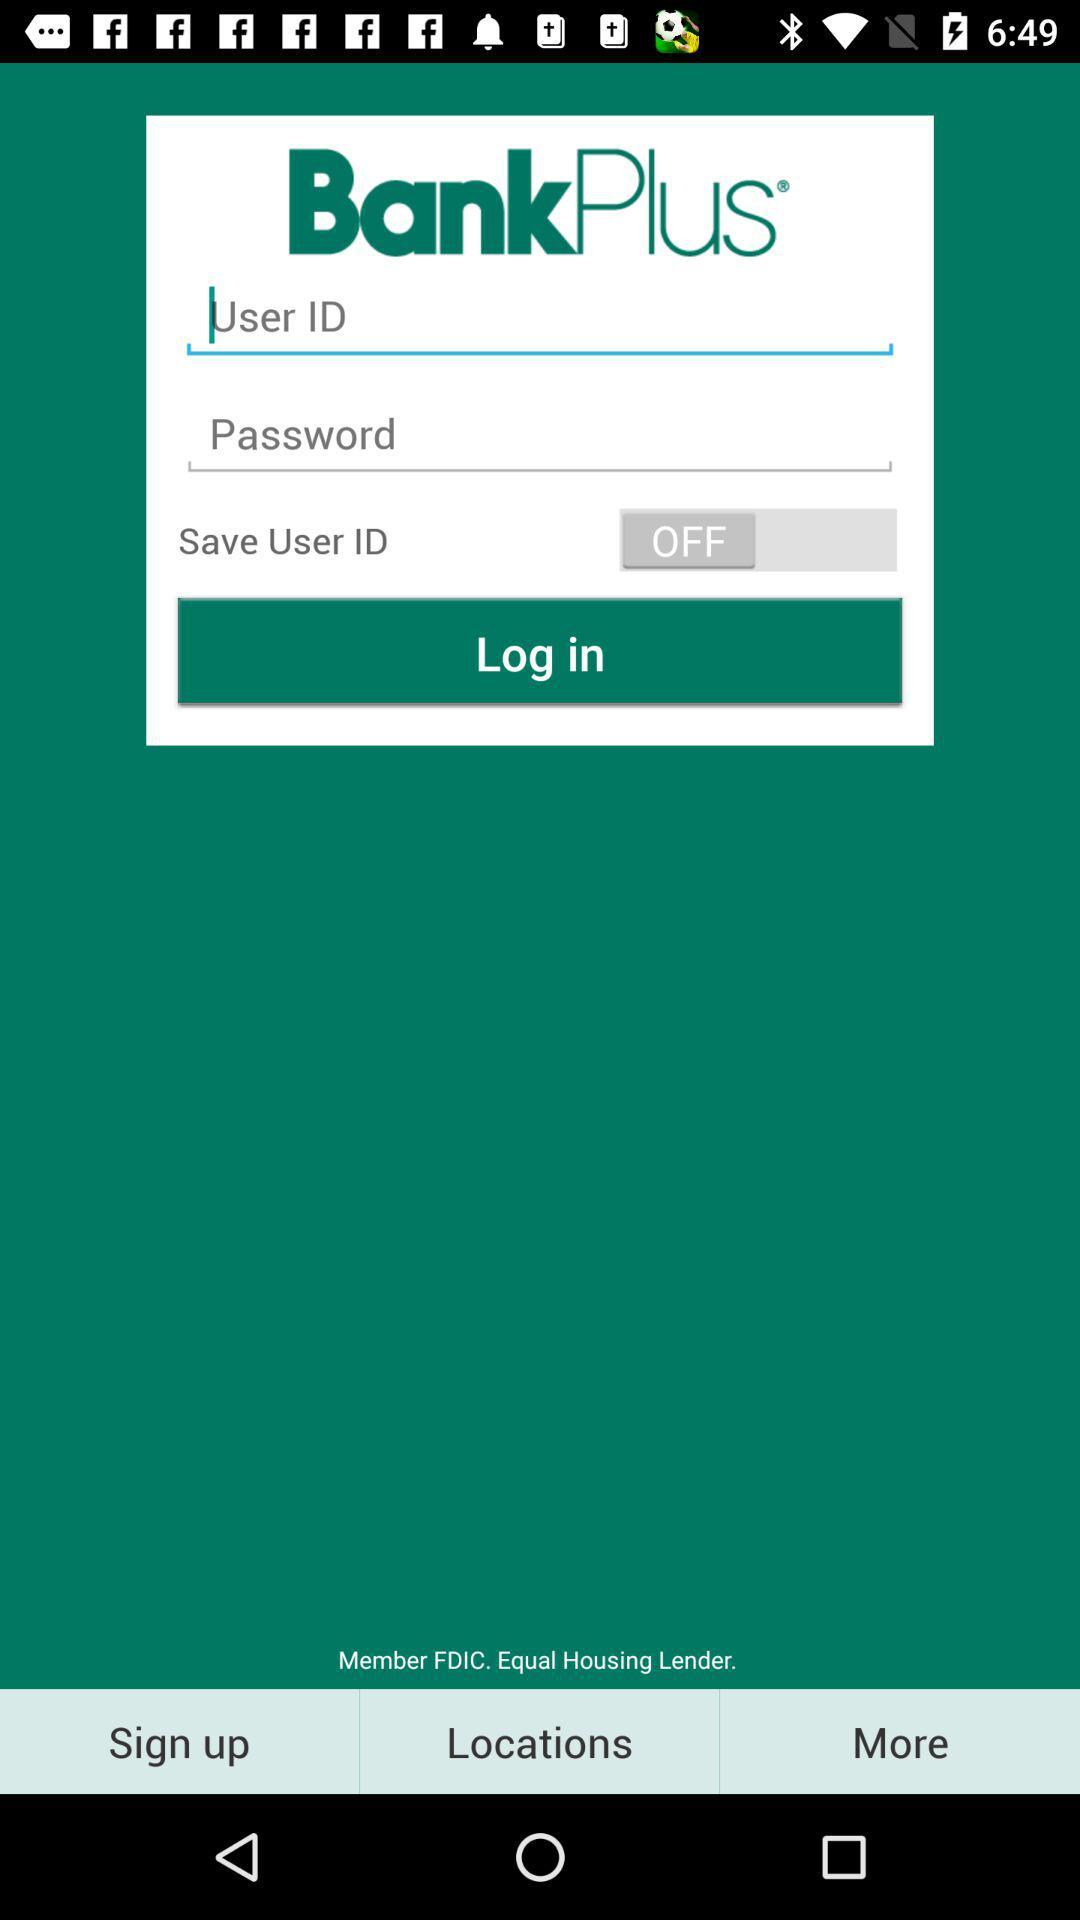 The image size is (1080, 1920). Describe the element at coordinates (758, 539) in the screenshot. I see `the icon above the log in` at that location.